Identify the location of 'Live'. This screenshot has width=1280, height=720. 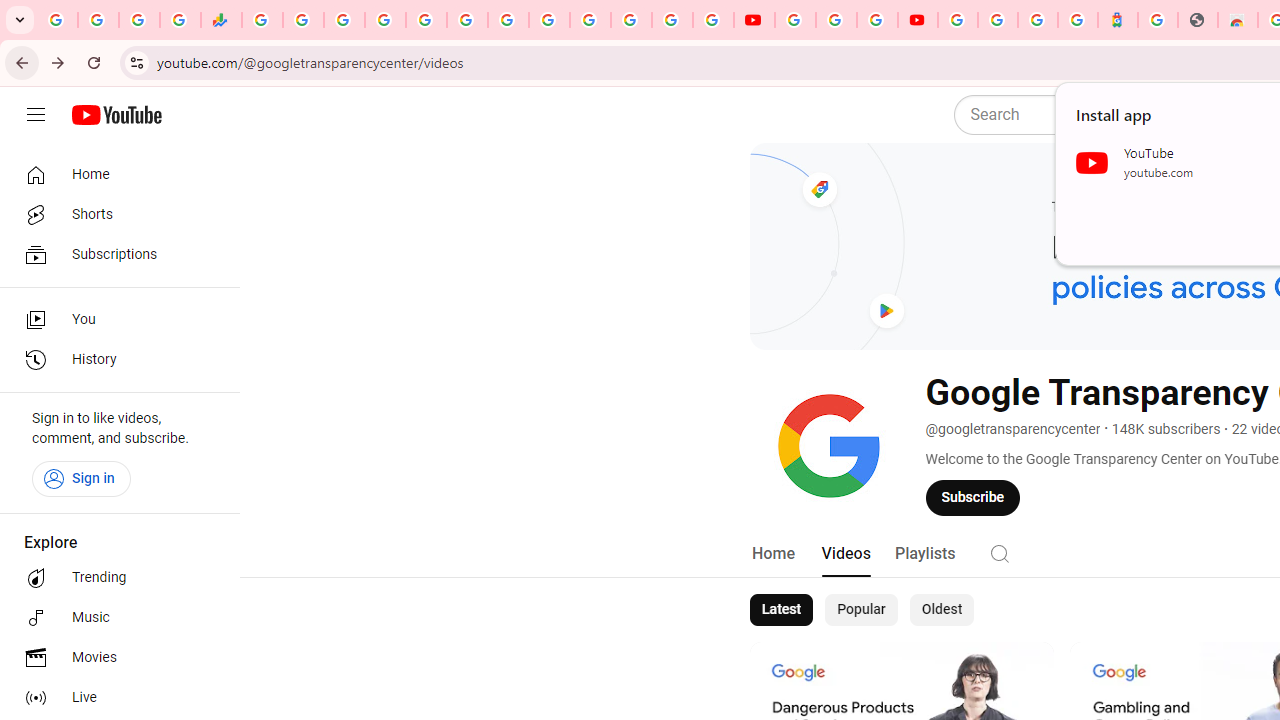
(112, 697).